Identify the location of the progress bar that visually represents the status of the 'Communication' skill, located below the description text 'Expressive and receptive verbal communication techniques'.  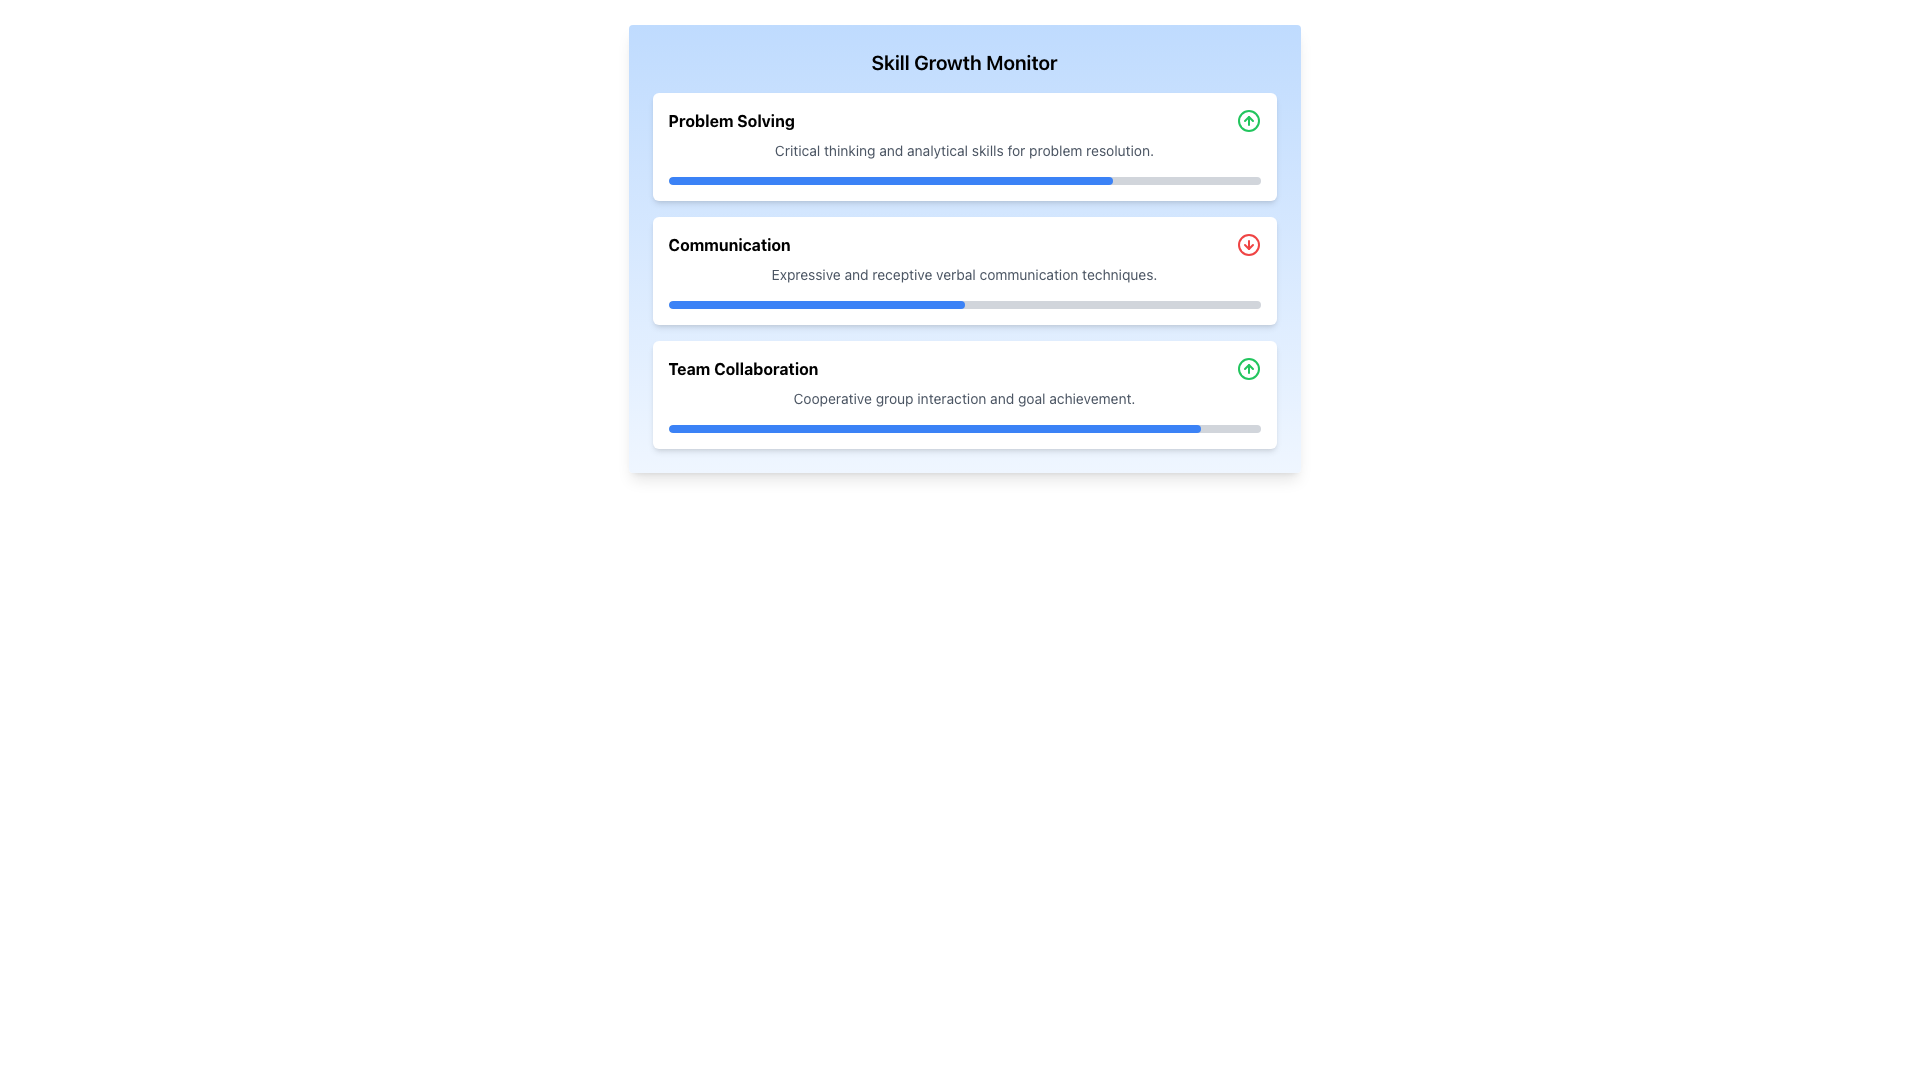
(964, 304).